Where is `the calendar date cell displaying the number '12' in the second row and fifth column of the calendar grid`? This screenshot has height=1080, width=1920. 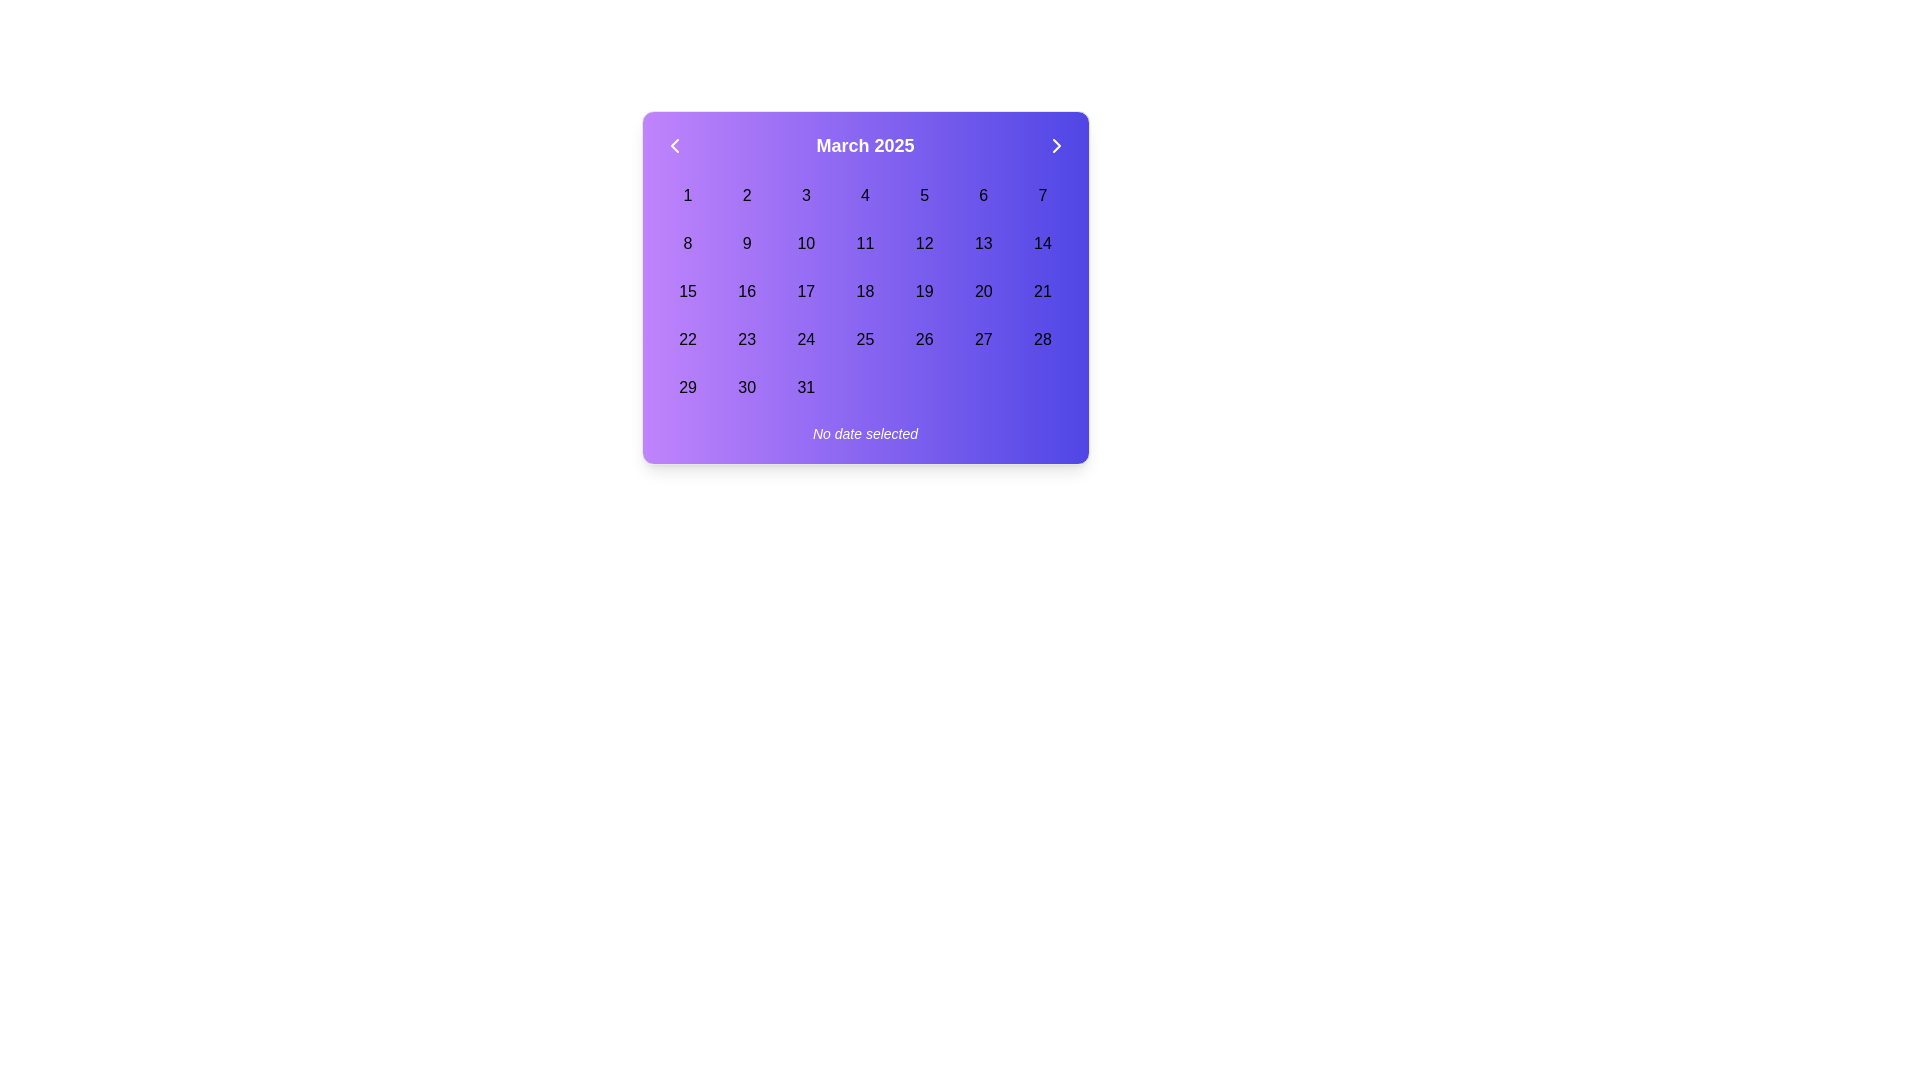 the calendar date cell displaying the number '12' in the second row and fifth column of the calendar grid is located at coordinates (923, 242).